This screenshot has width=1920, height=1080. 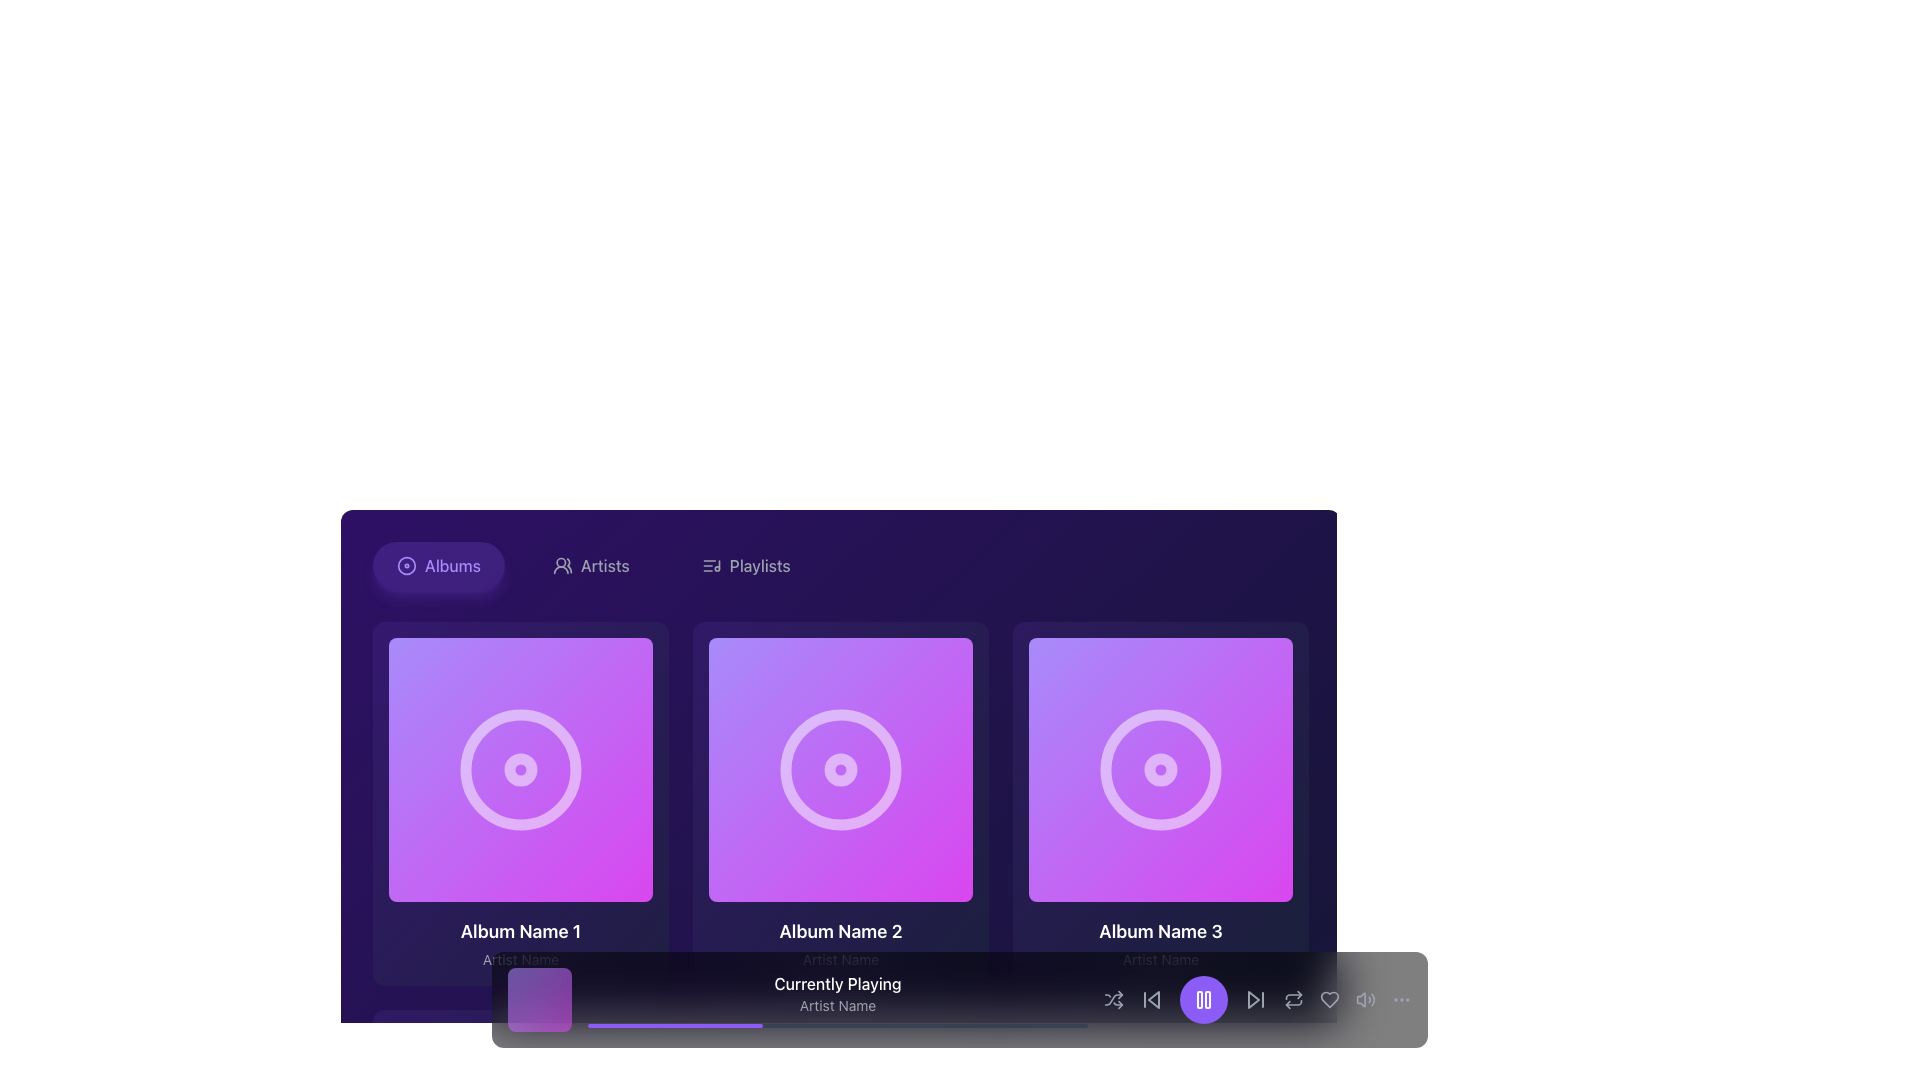 What do you see at coordinates (1161, 769) in the screenshot?
I see `the circular icon representing the album's artwork or play functionality, located at the center of the last album card in the horizontally-aligned grid` at bounding box center [1161, 769].